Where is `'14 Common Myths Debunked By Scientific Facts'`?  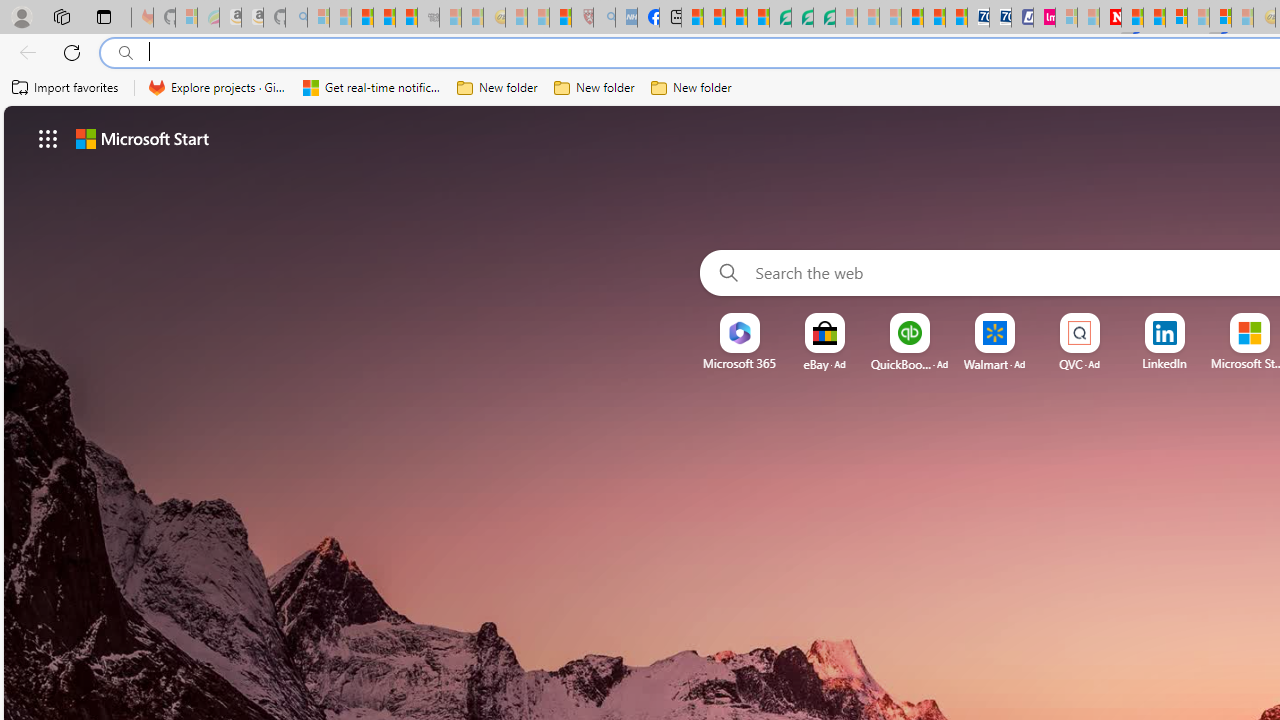
'14 Common Myths Debunked By Scientific Facts' is located at coordinates (1154, 17).